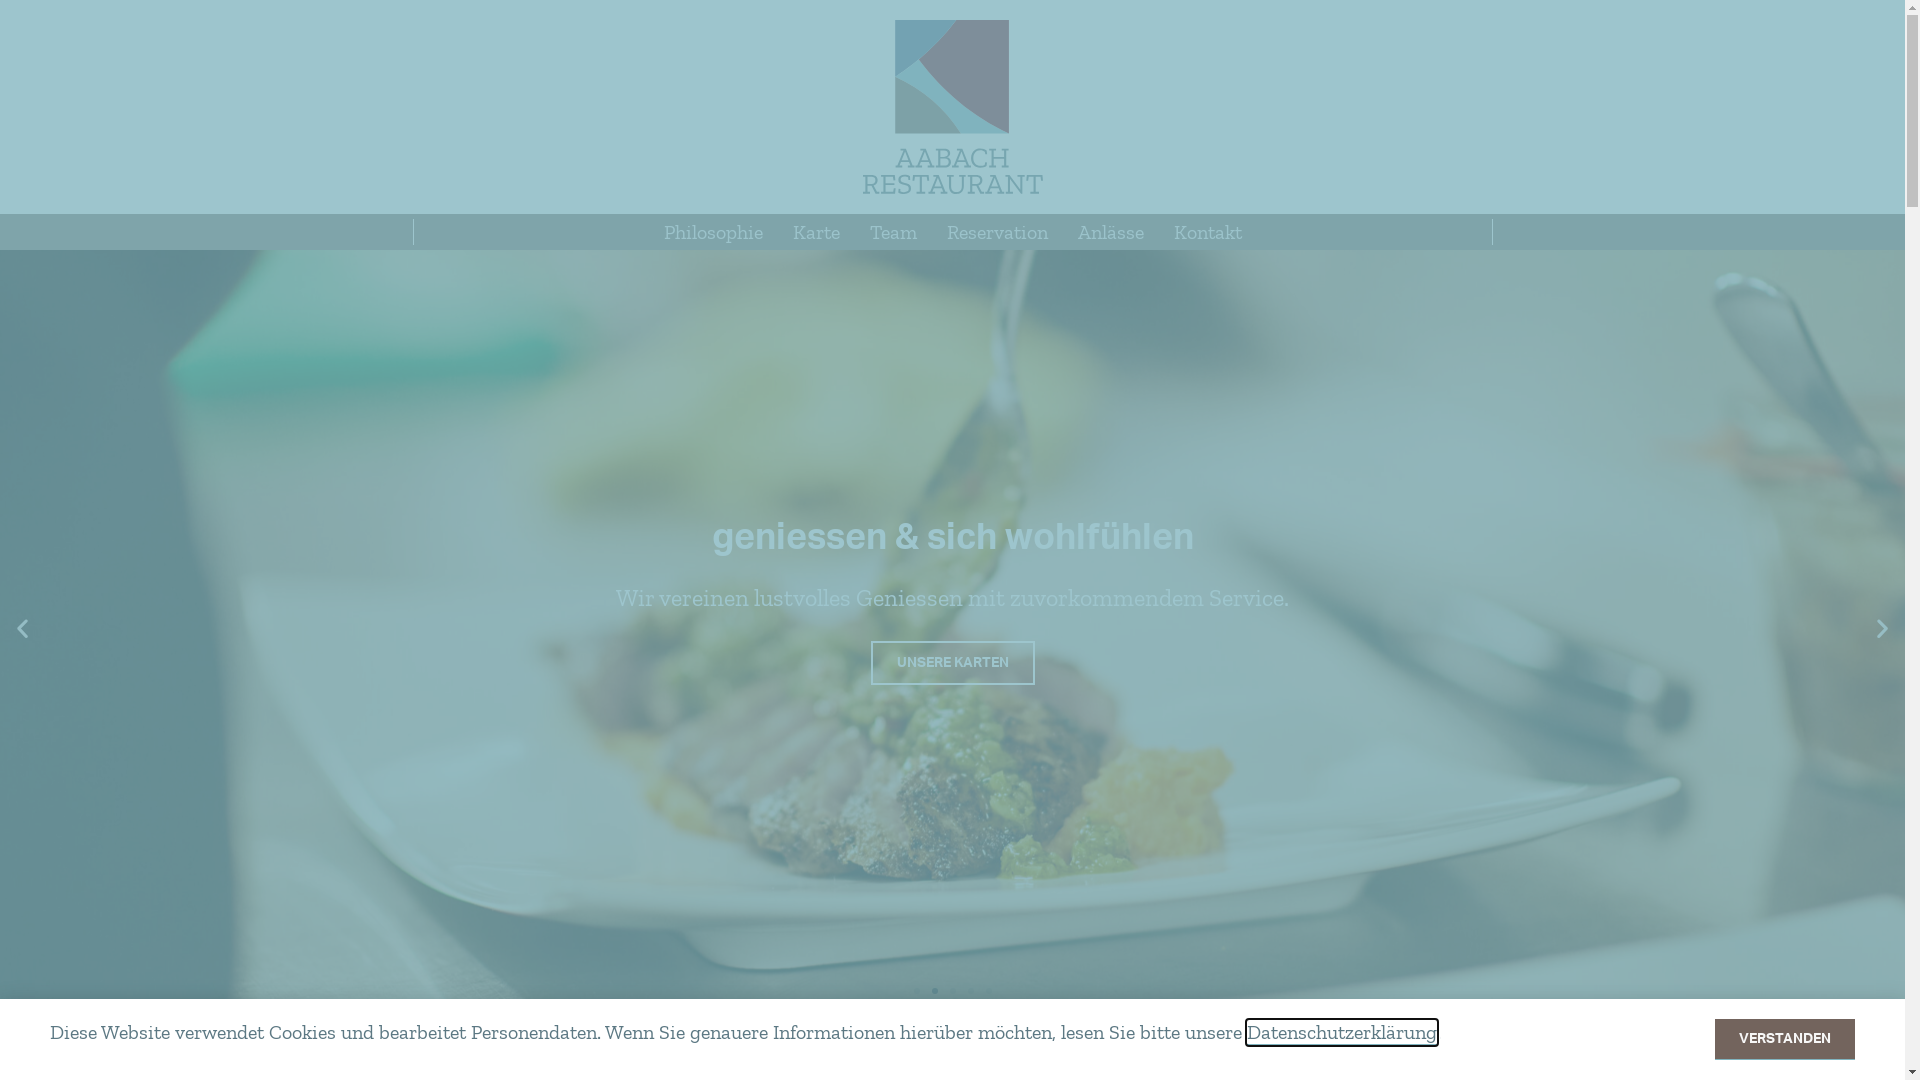 The height and width of the screenshot is (1080, 1920). Describe the element at coordinates (891, 230) in the screenshot. I see `'Team'` at that location.